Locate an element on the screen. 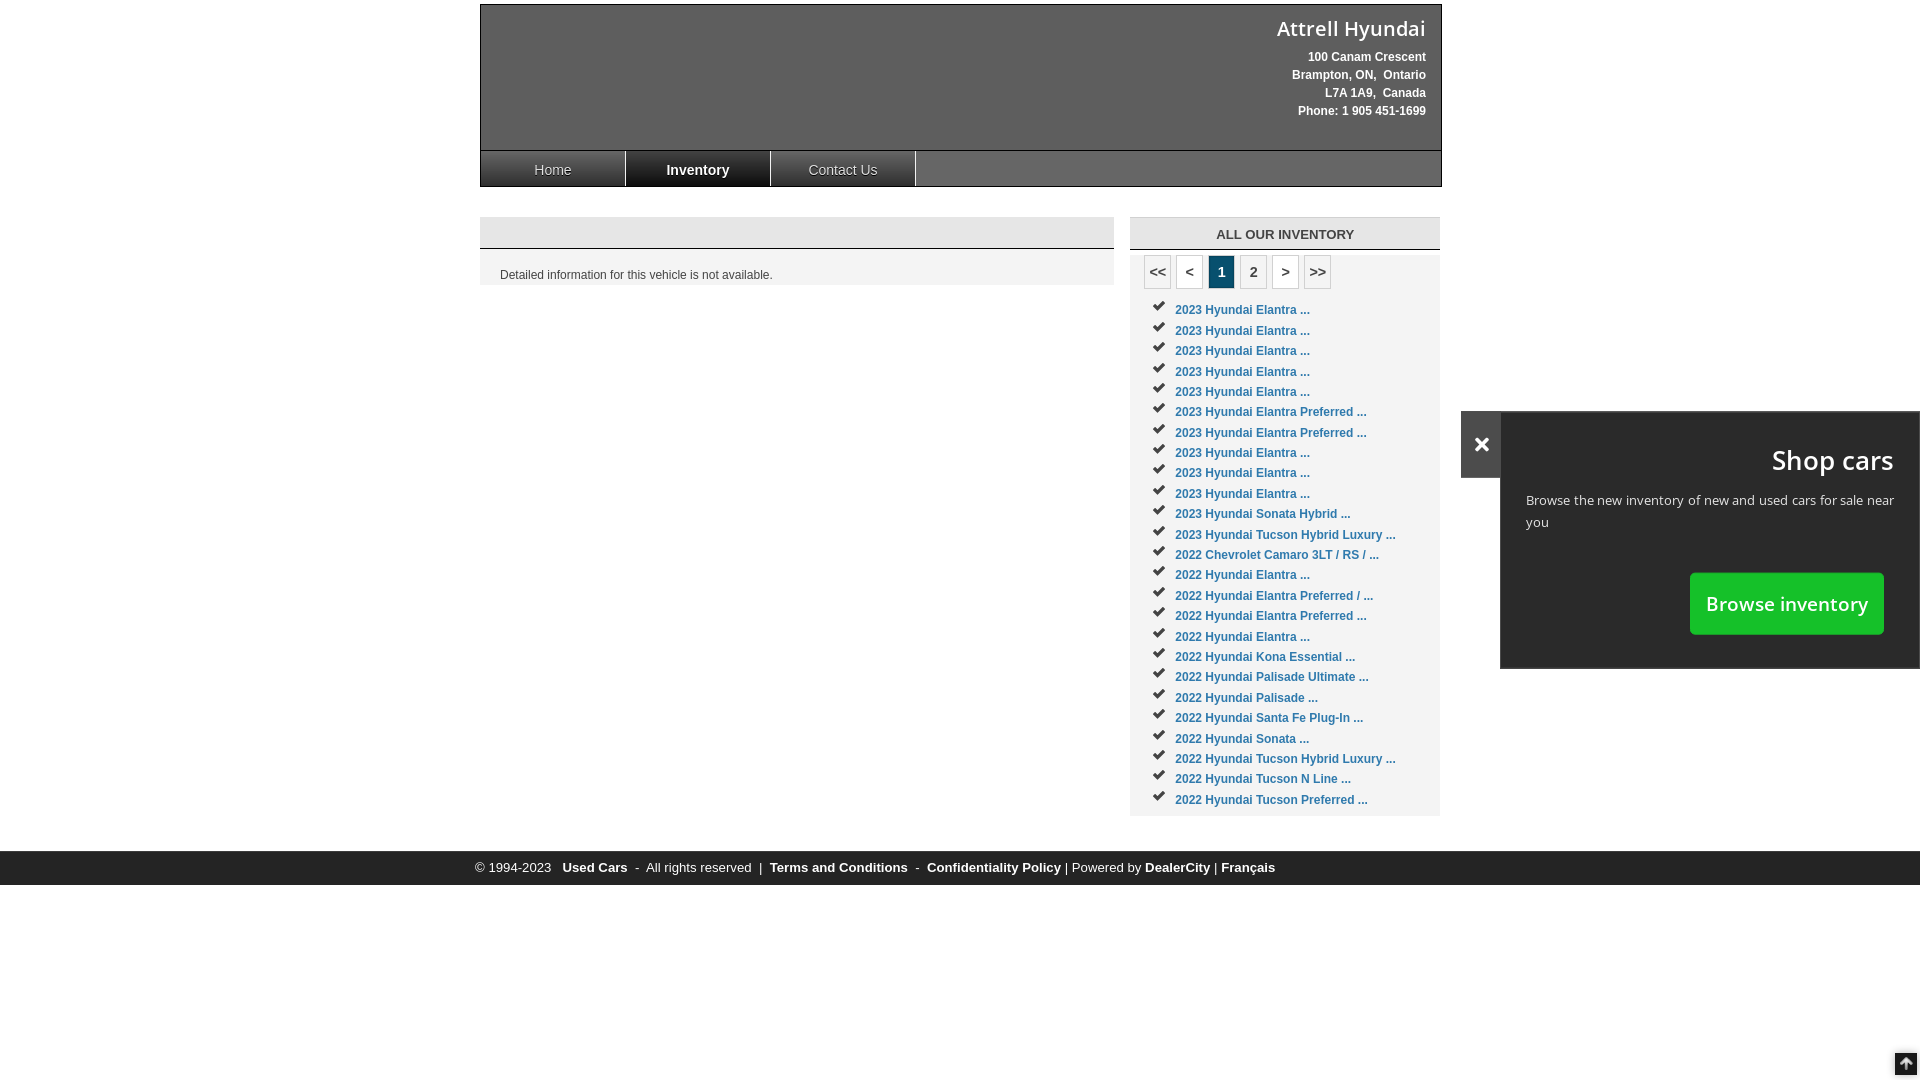  '<' is located at coordinates (1189, 272).